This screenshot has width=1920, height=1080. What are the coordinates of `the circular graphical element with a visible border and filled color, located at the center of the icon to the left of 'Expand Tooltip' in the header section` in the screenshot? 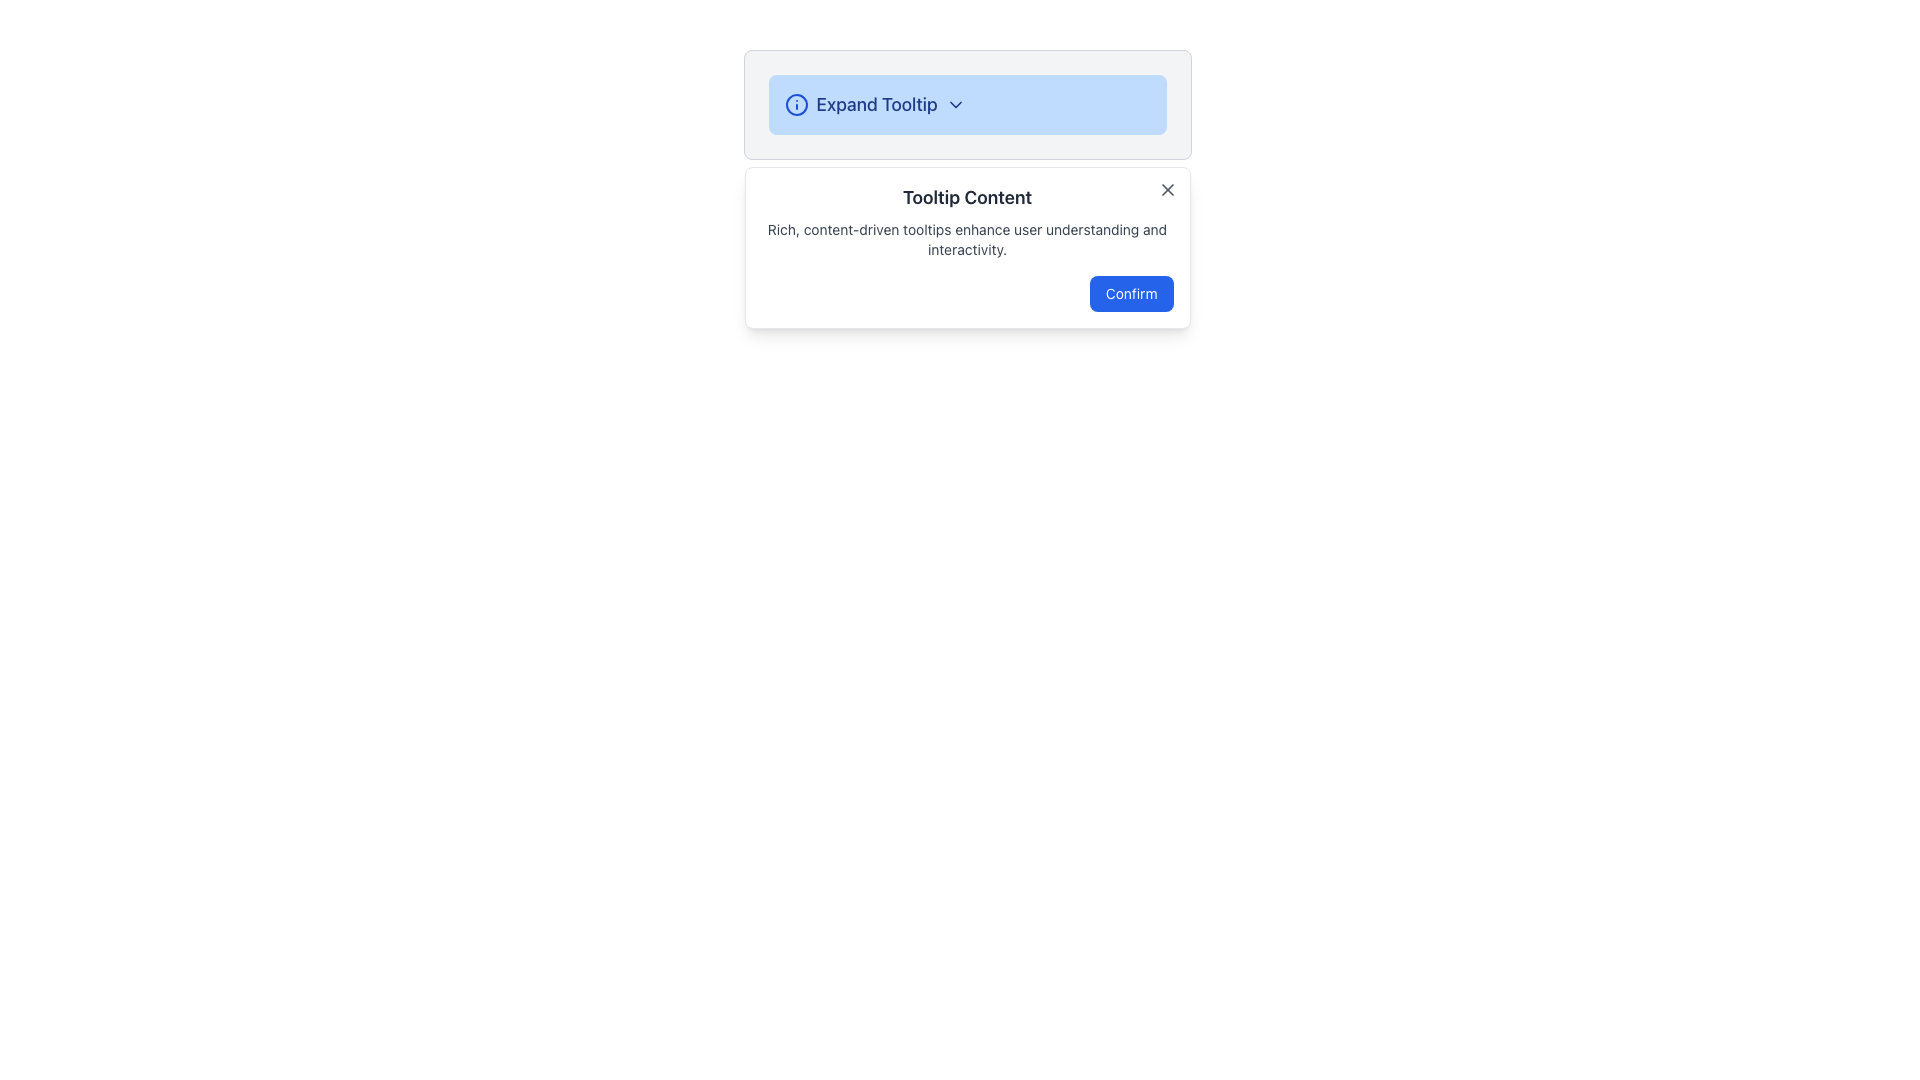 It's located at (795, 104).